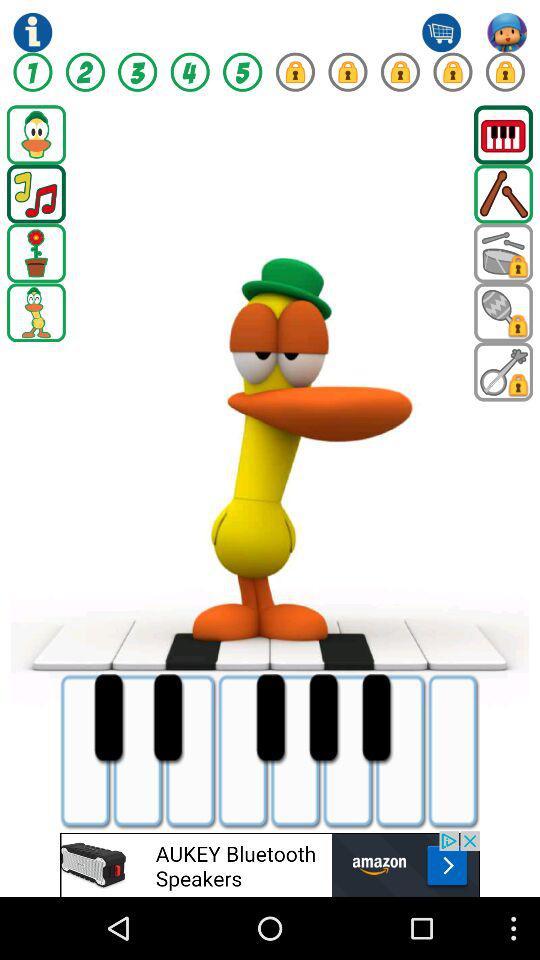  What do you see at coordinates (36, 207) in the screenshot?
I see `the music icon` at bounding box center [36, 207].